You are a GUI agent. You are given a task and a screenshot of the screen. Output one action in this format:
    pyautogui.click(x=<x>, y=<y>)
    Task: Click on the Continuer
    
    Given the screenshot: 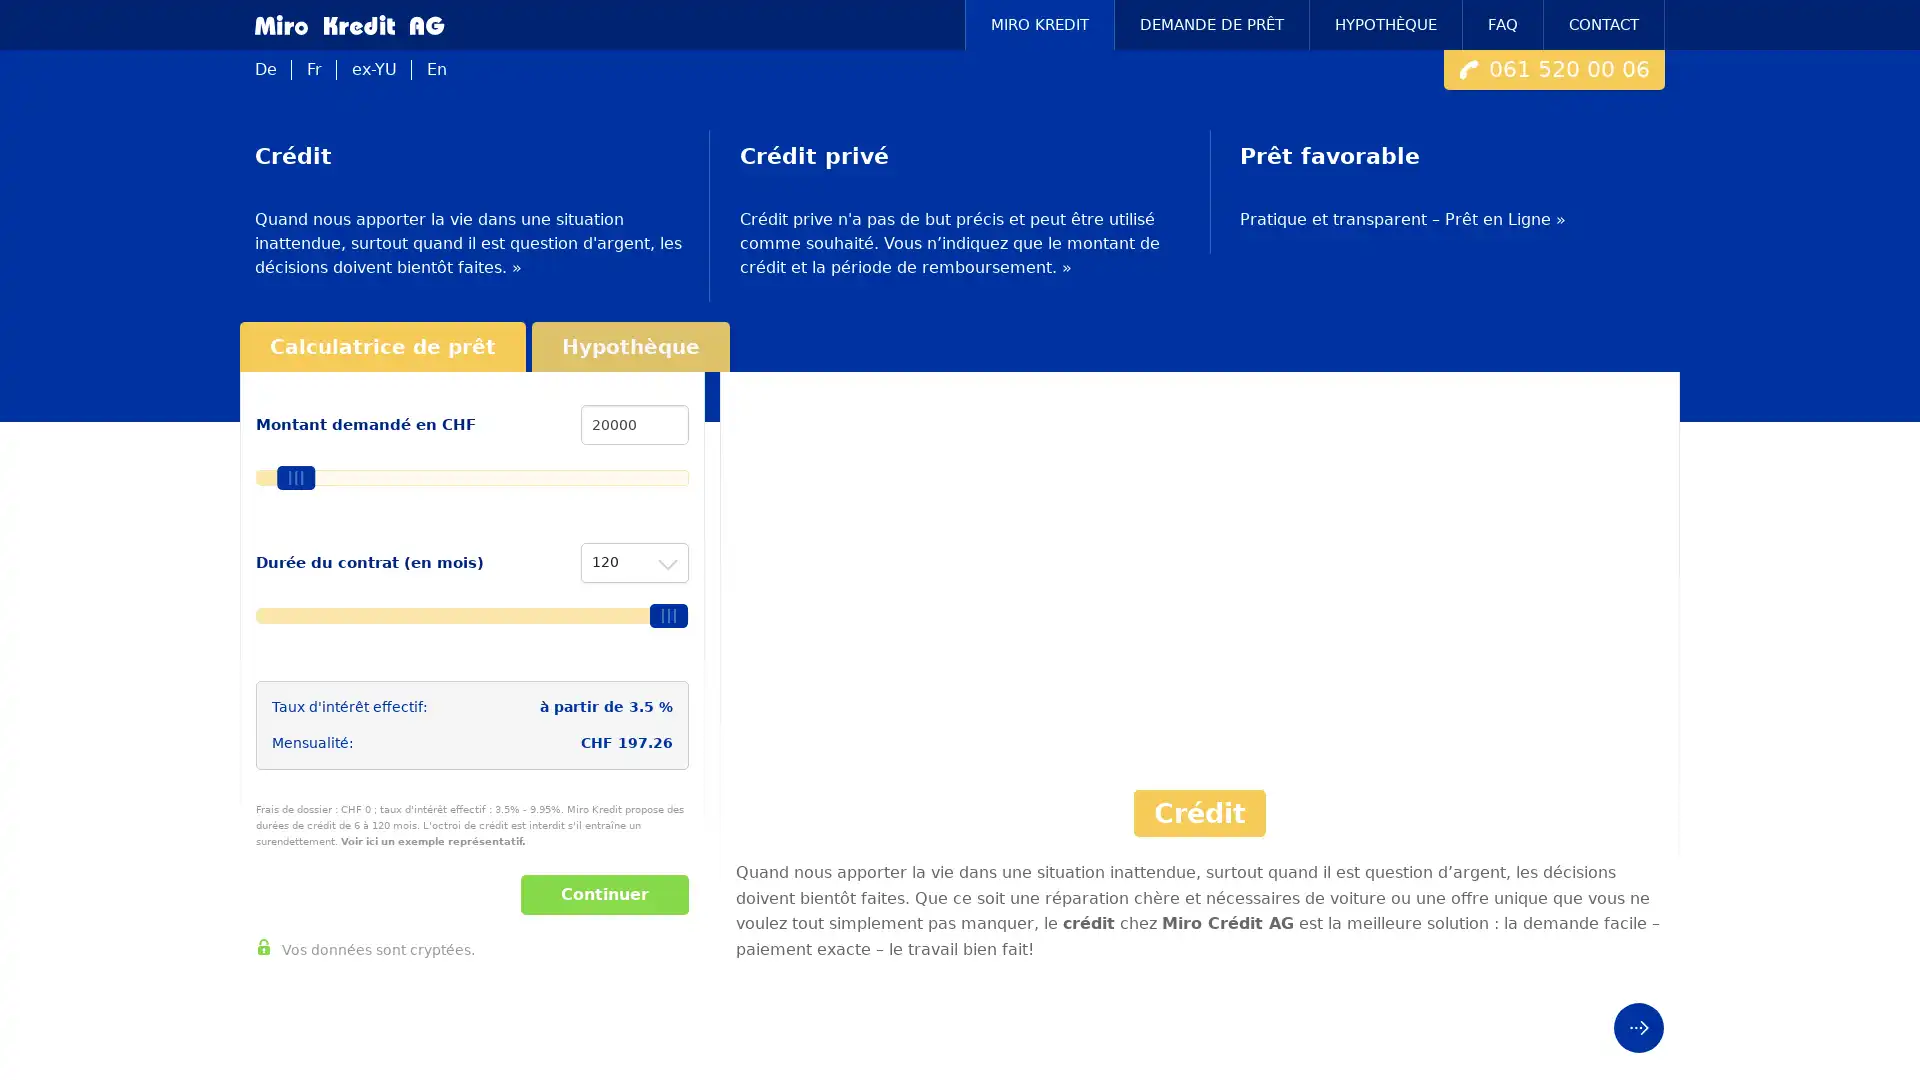 What is the action you would take?
    pyautogui.click(x=603, y=893)
    